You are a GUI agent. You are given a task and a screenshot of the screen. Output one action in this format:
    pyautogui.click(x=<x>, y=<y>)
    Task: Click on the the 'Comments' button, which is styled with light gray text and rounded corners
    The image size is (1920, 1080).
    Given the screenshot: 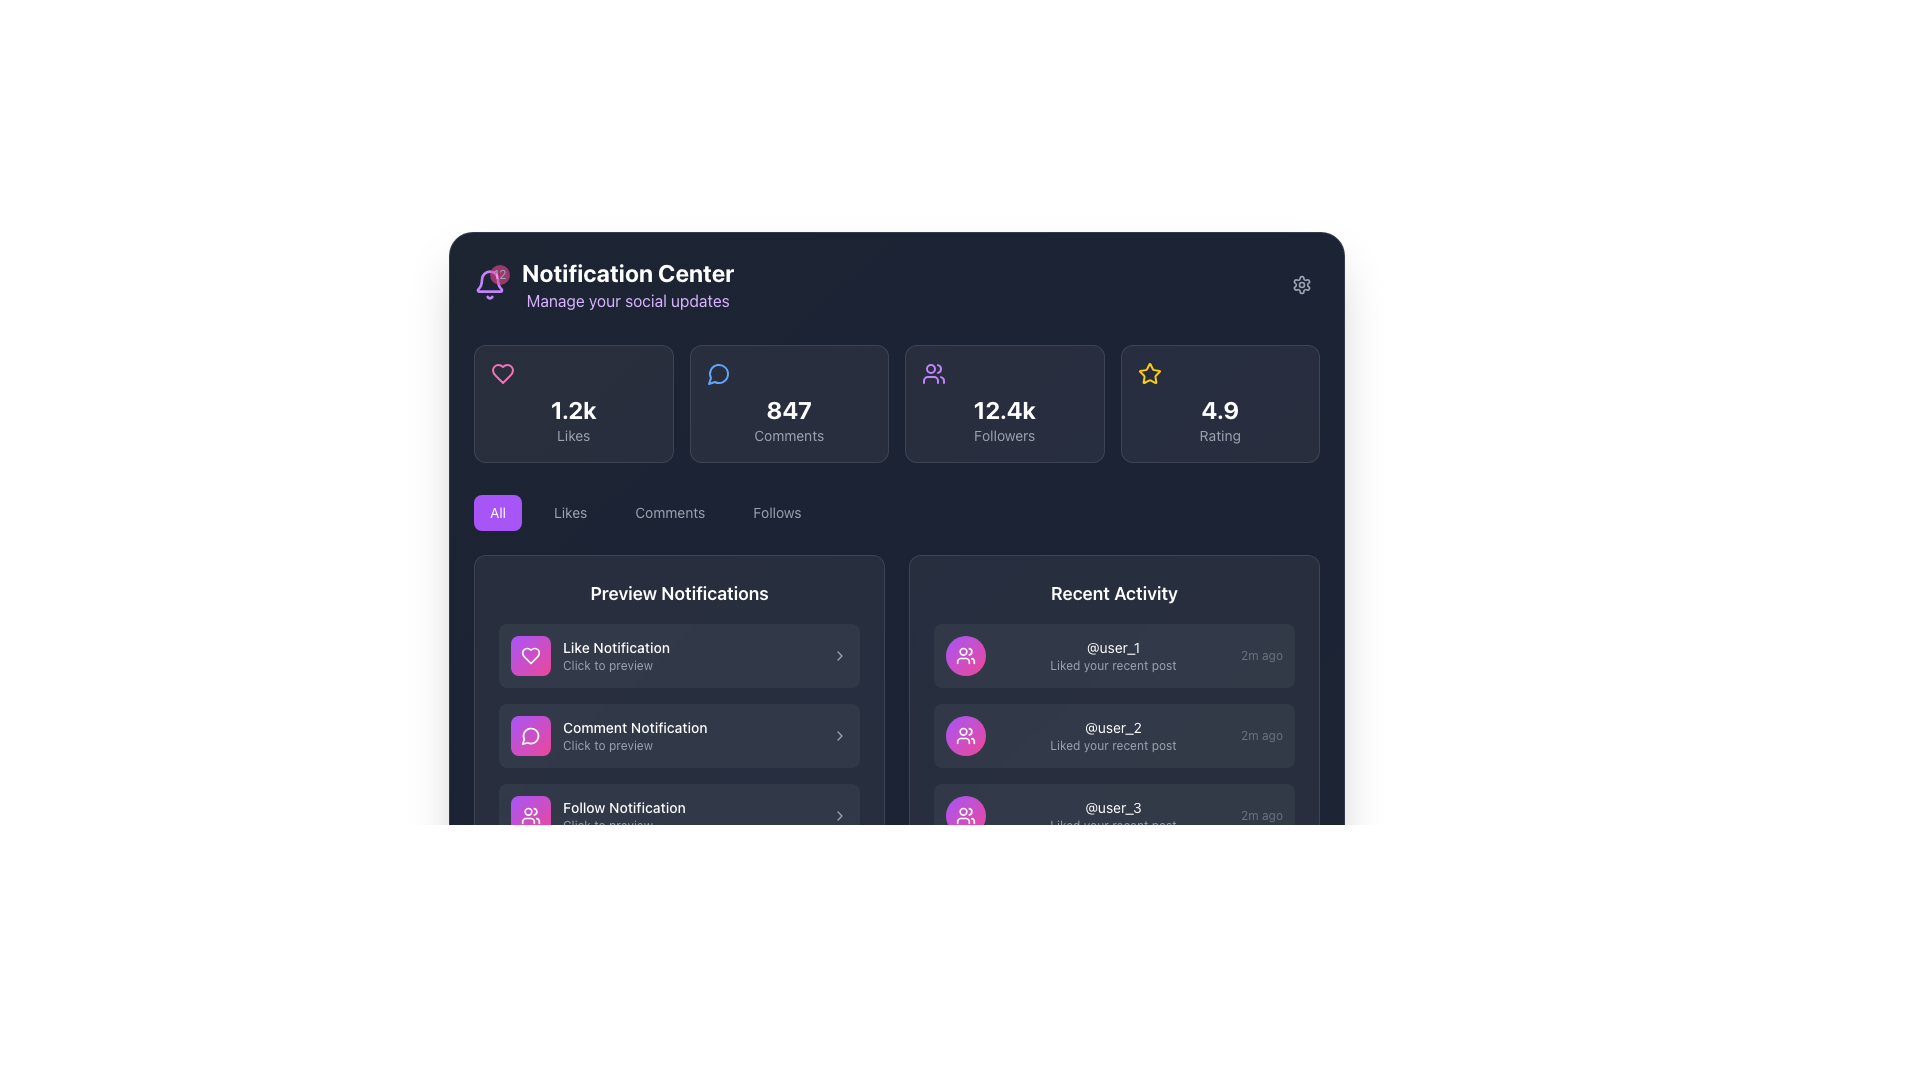 What is the action you would take?
    pyautogui.click(x=670, y=512)
    